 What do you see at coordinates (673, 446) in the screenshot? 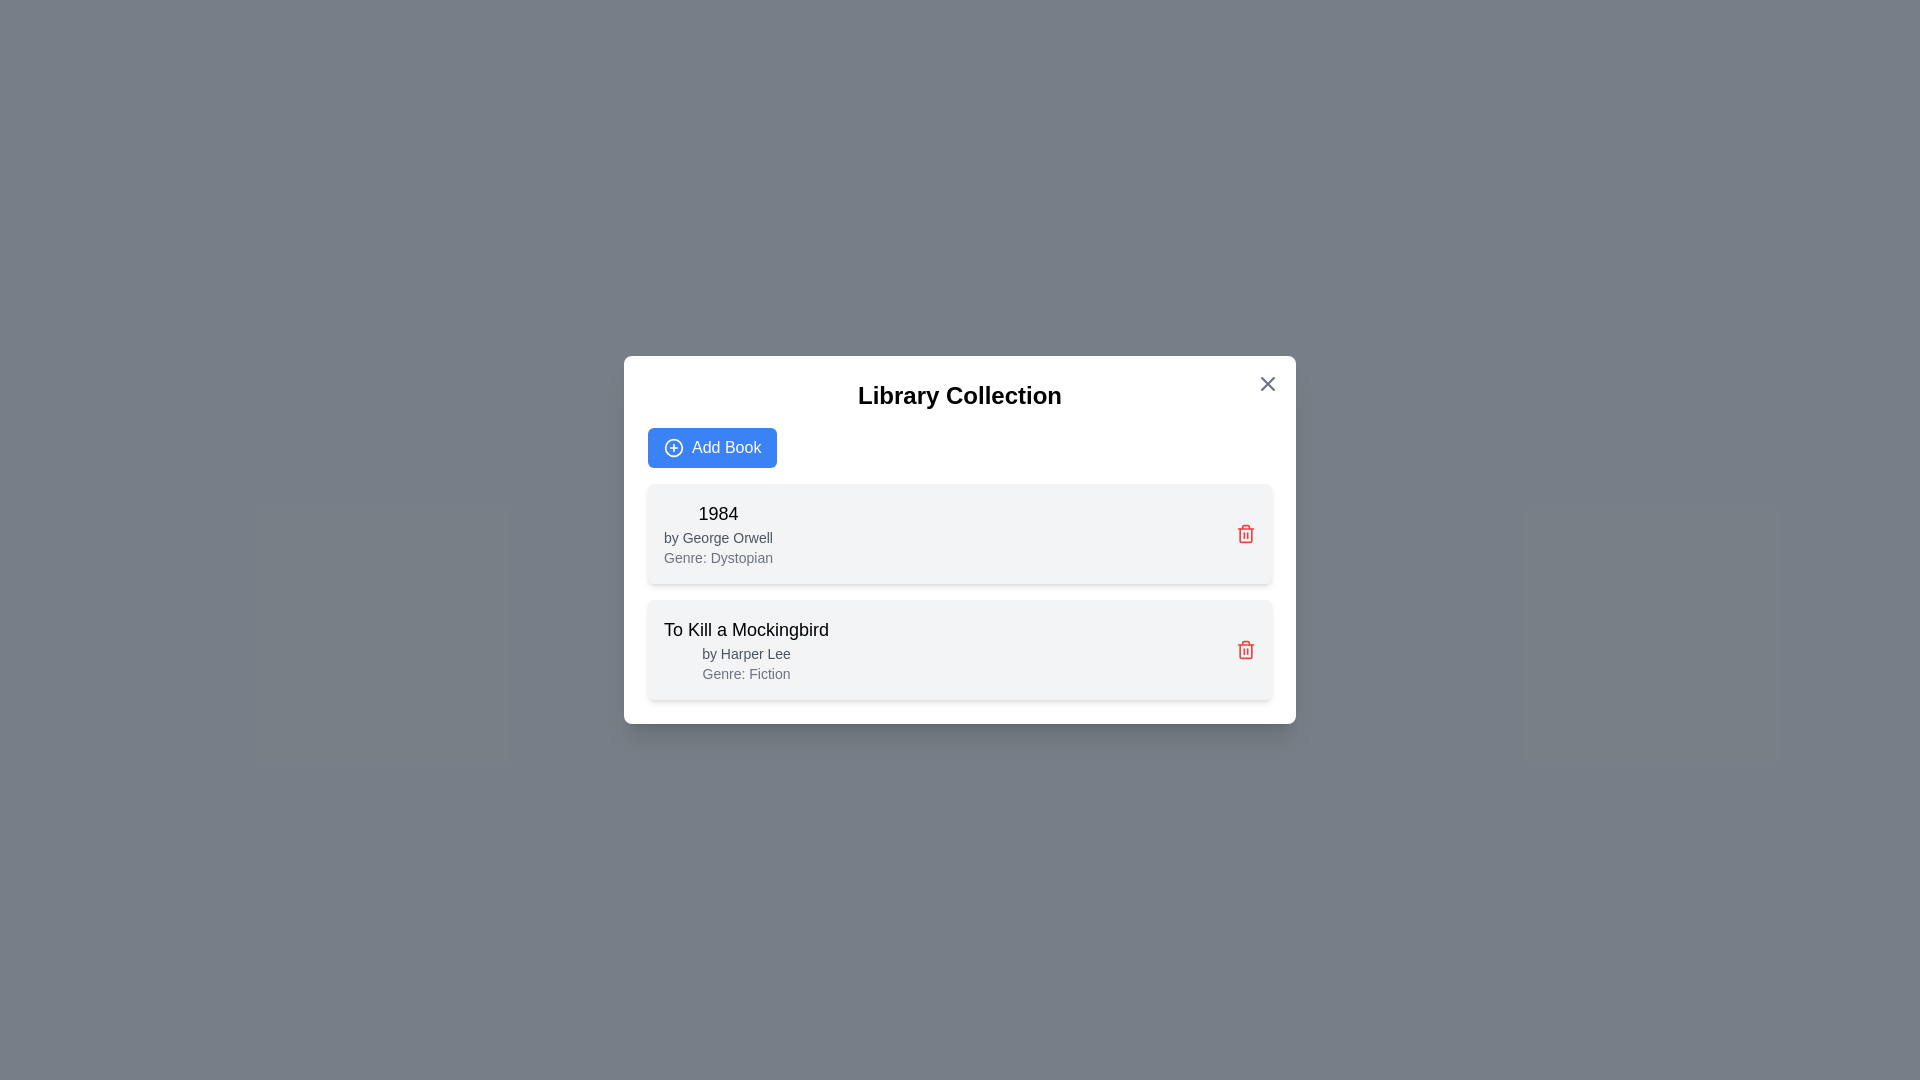
I see `the 'Add Book' icon located on the left side of the 'Add Book' button, which visually indicates the functionality of adding a book` at bounding box center [673, 446].